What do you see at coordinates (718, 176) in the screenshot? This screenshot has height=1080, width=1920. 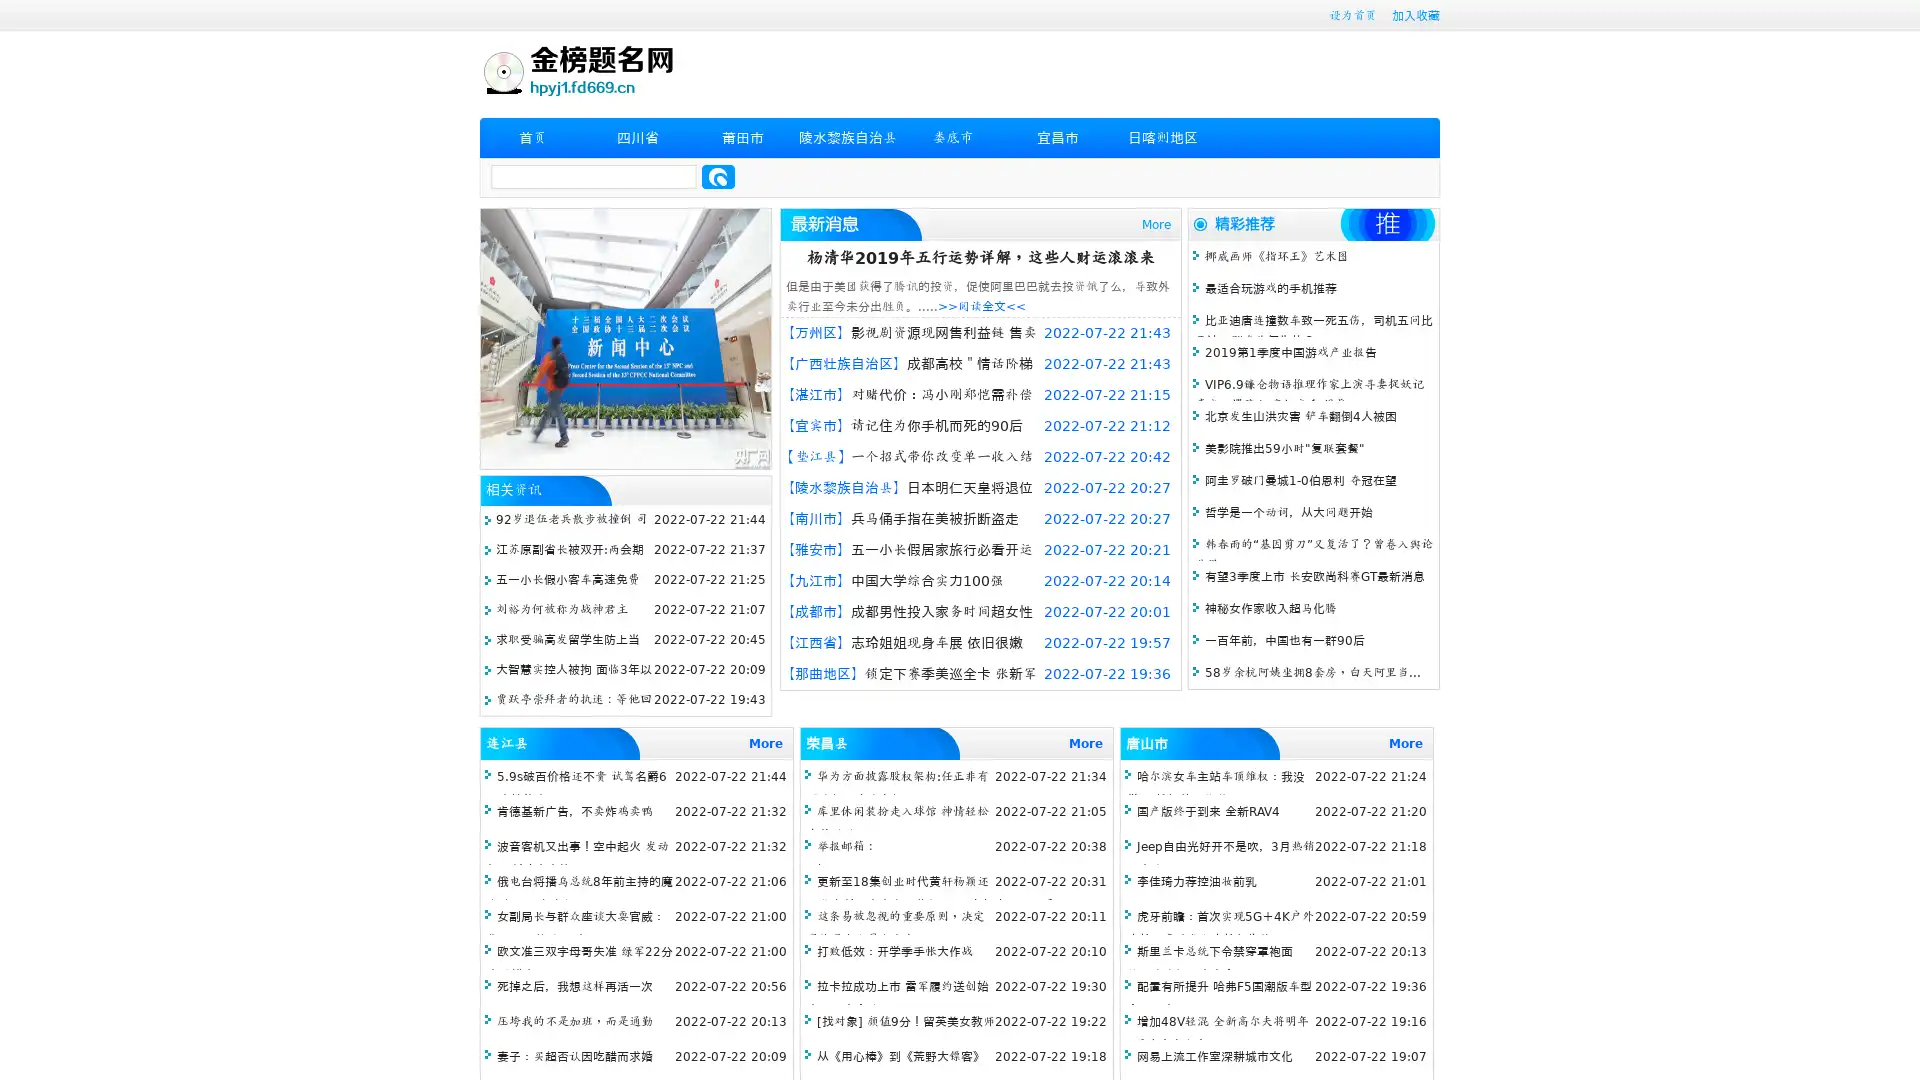 I see `Search` at bounding box center [718, 176].